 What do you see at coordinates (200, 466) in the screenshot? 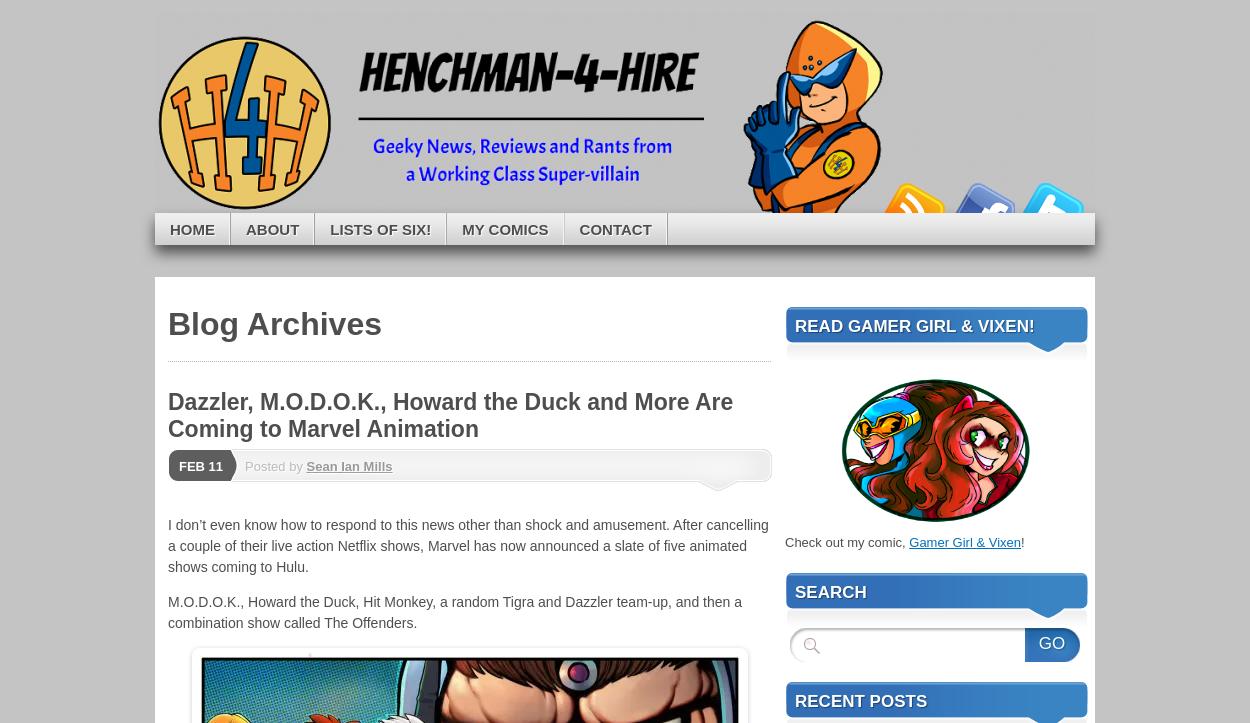
I see `'Feb 11'` at bounding box center [200, 466].